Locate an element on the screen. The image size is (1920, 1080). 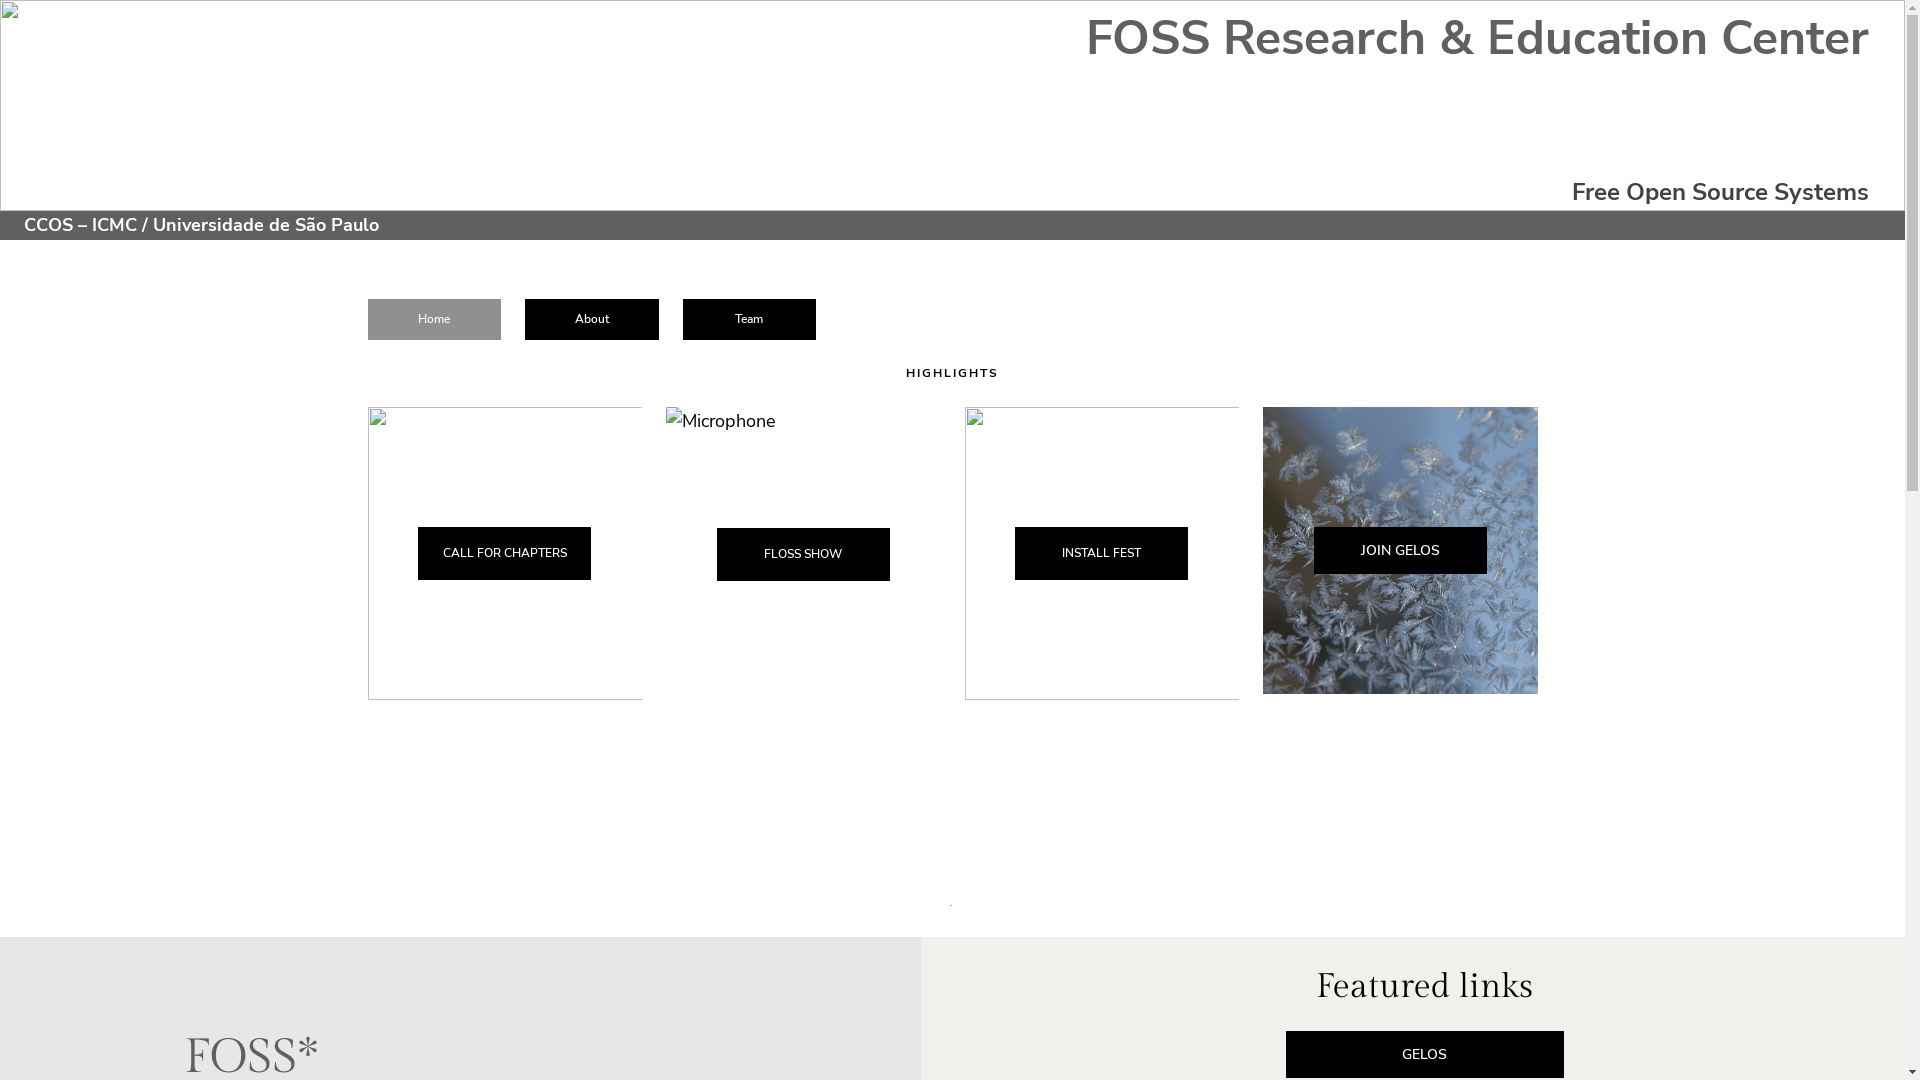
'Team' is located at coordinates (748, 318).